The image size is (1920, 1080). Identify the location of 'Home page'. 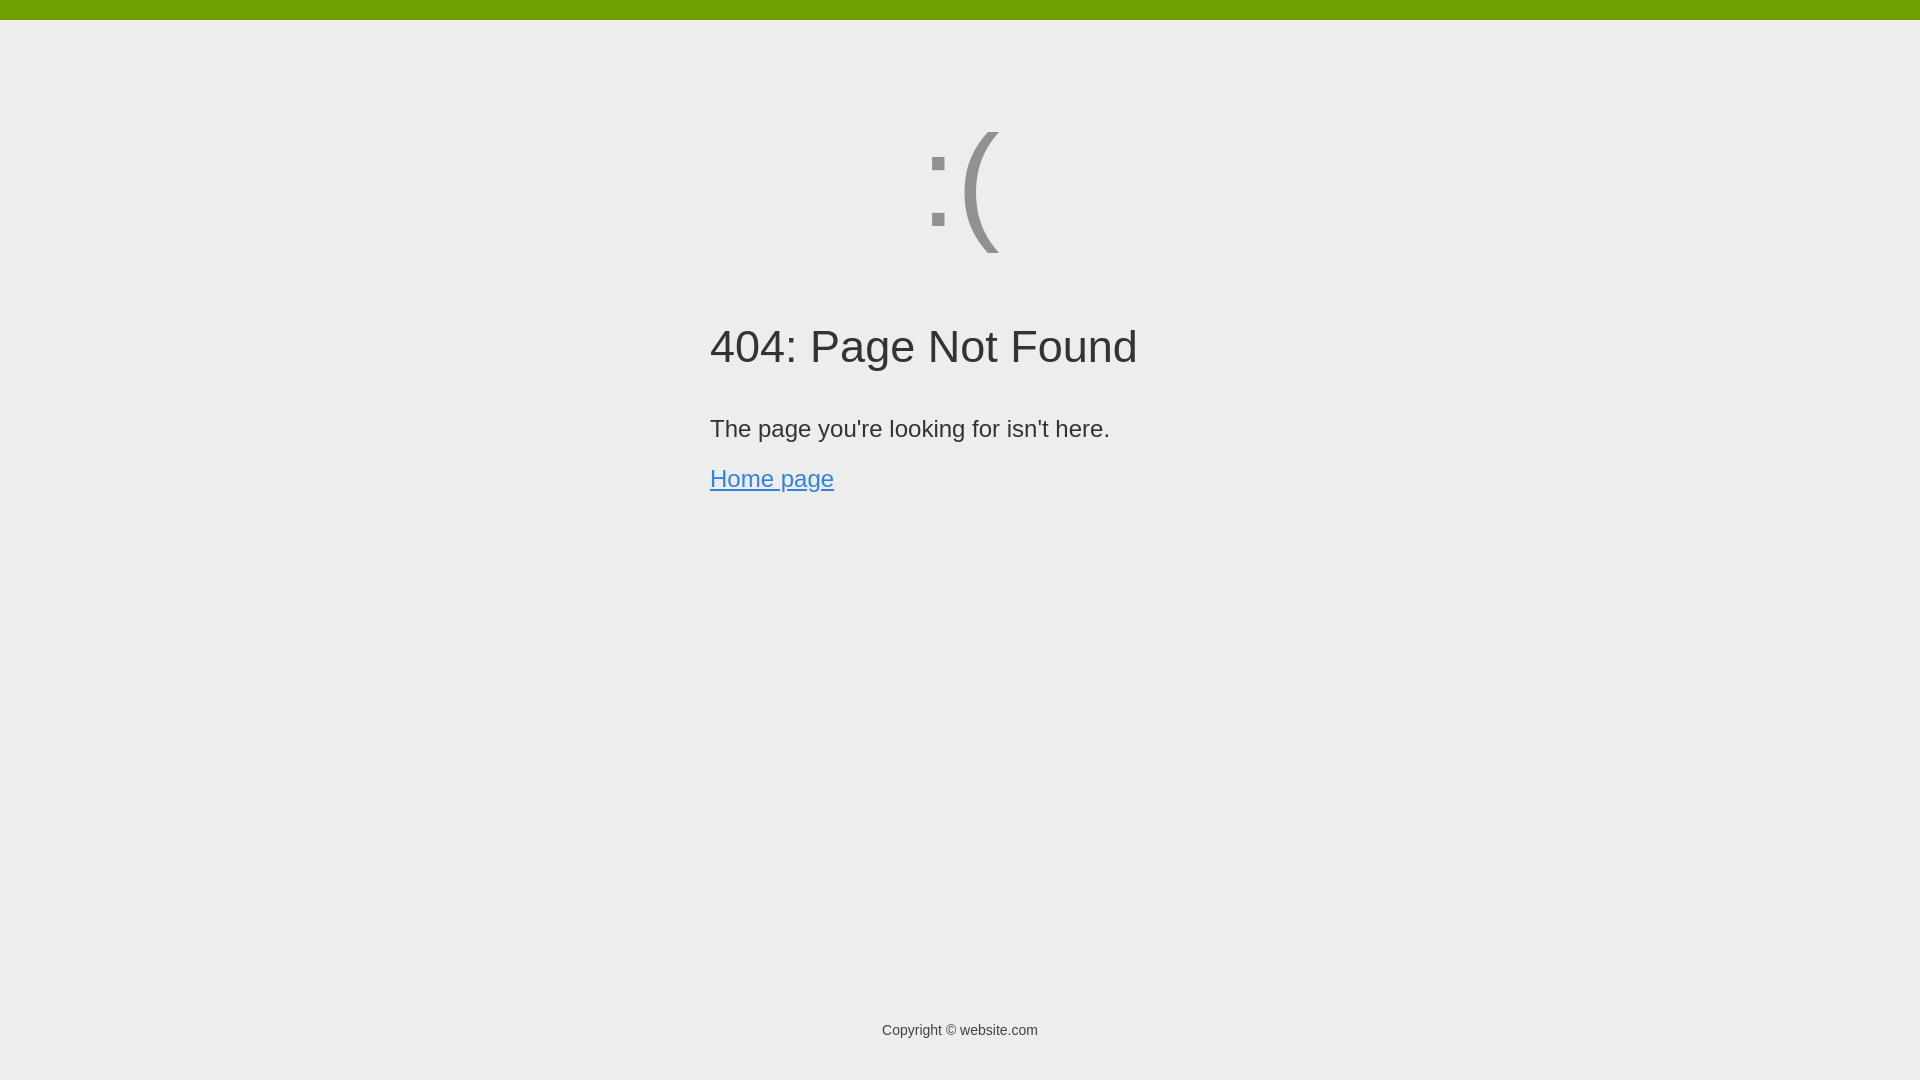
(771, 478).